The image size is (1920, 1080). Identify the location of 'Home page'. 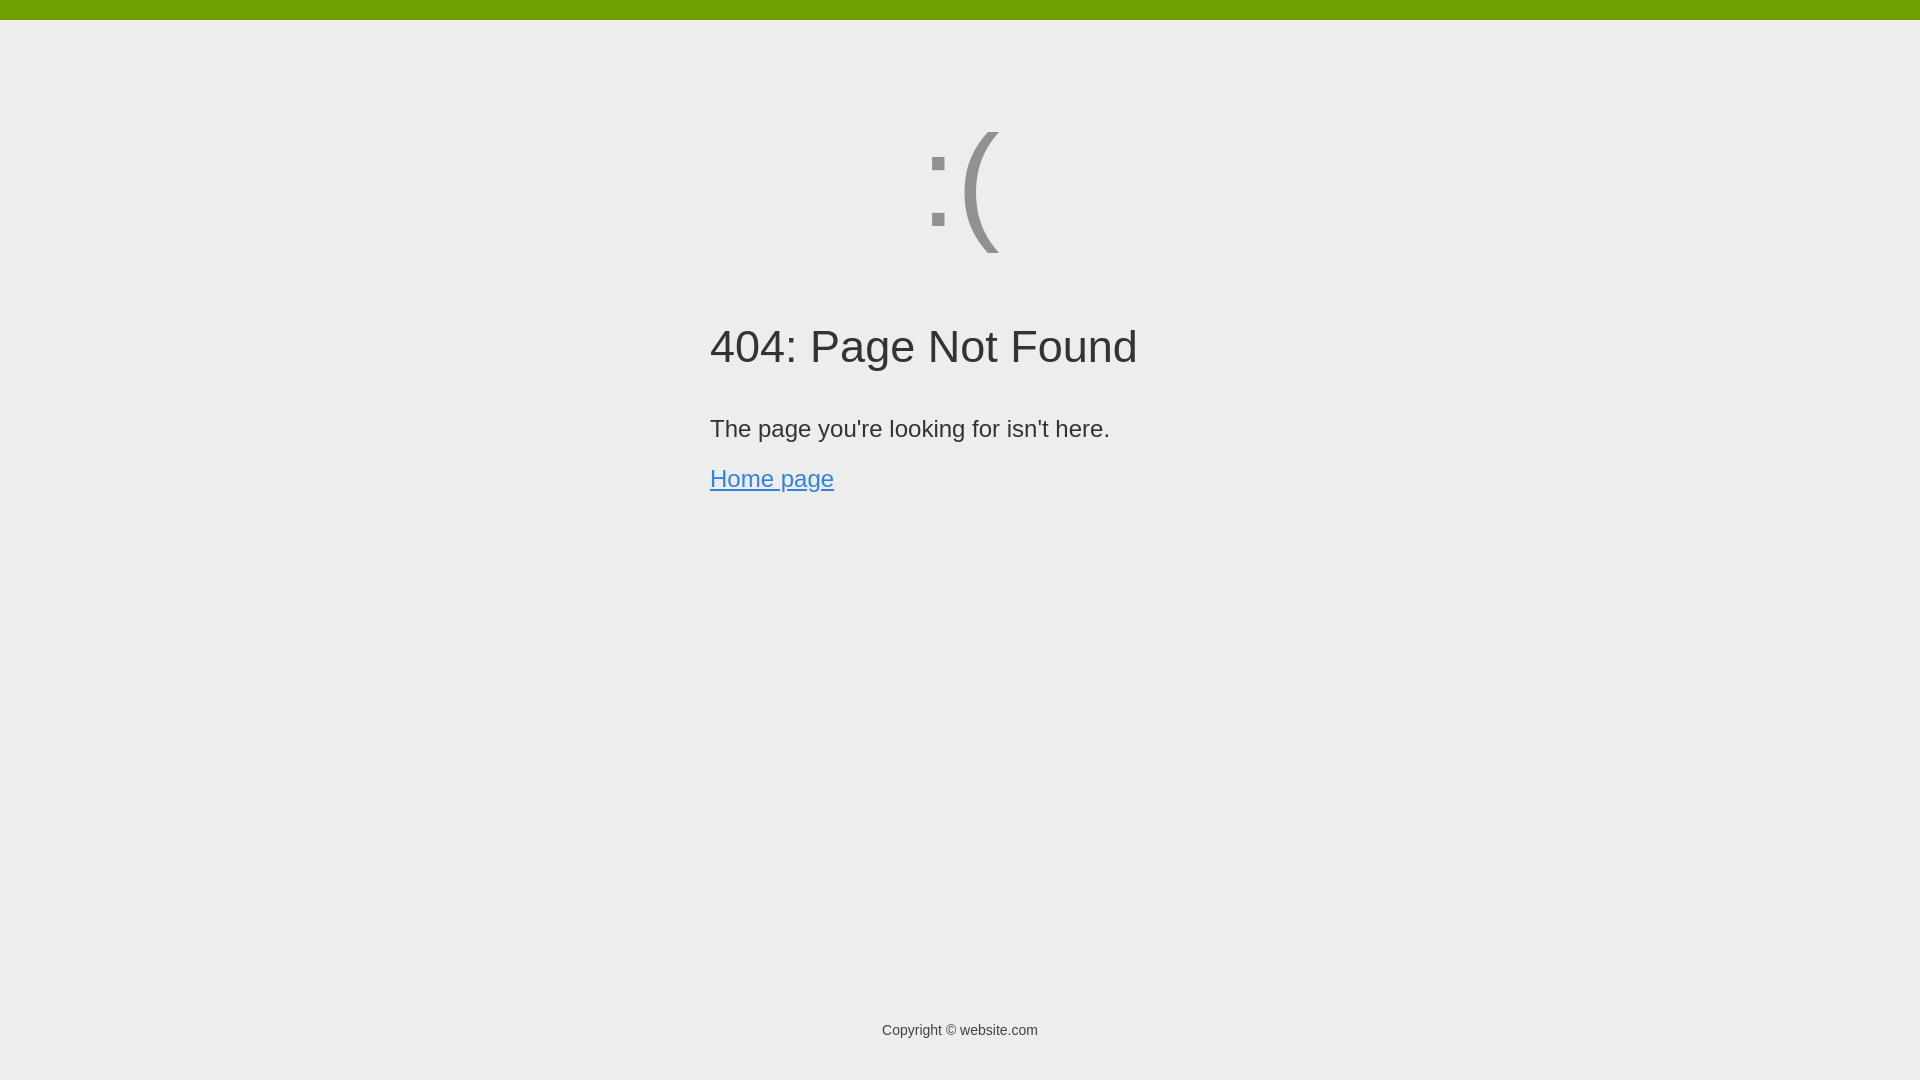
(771, 478).